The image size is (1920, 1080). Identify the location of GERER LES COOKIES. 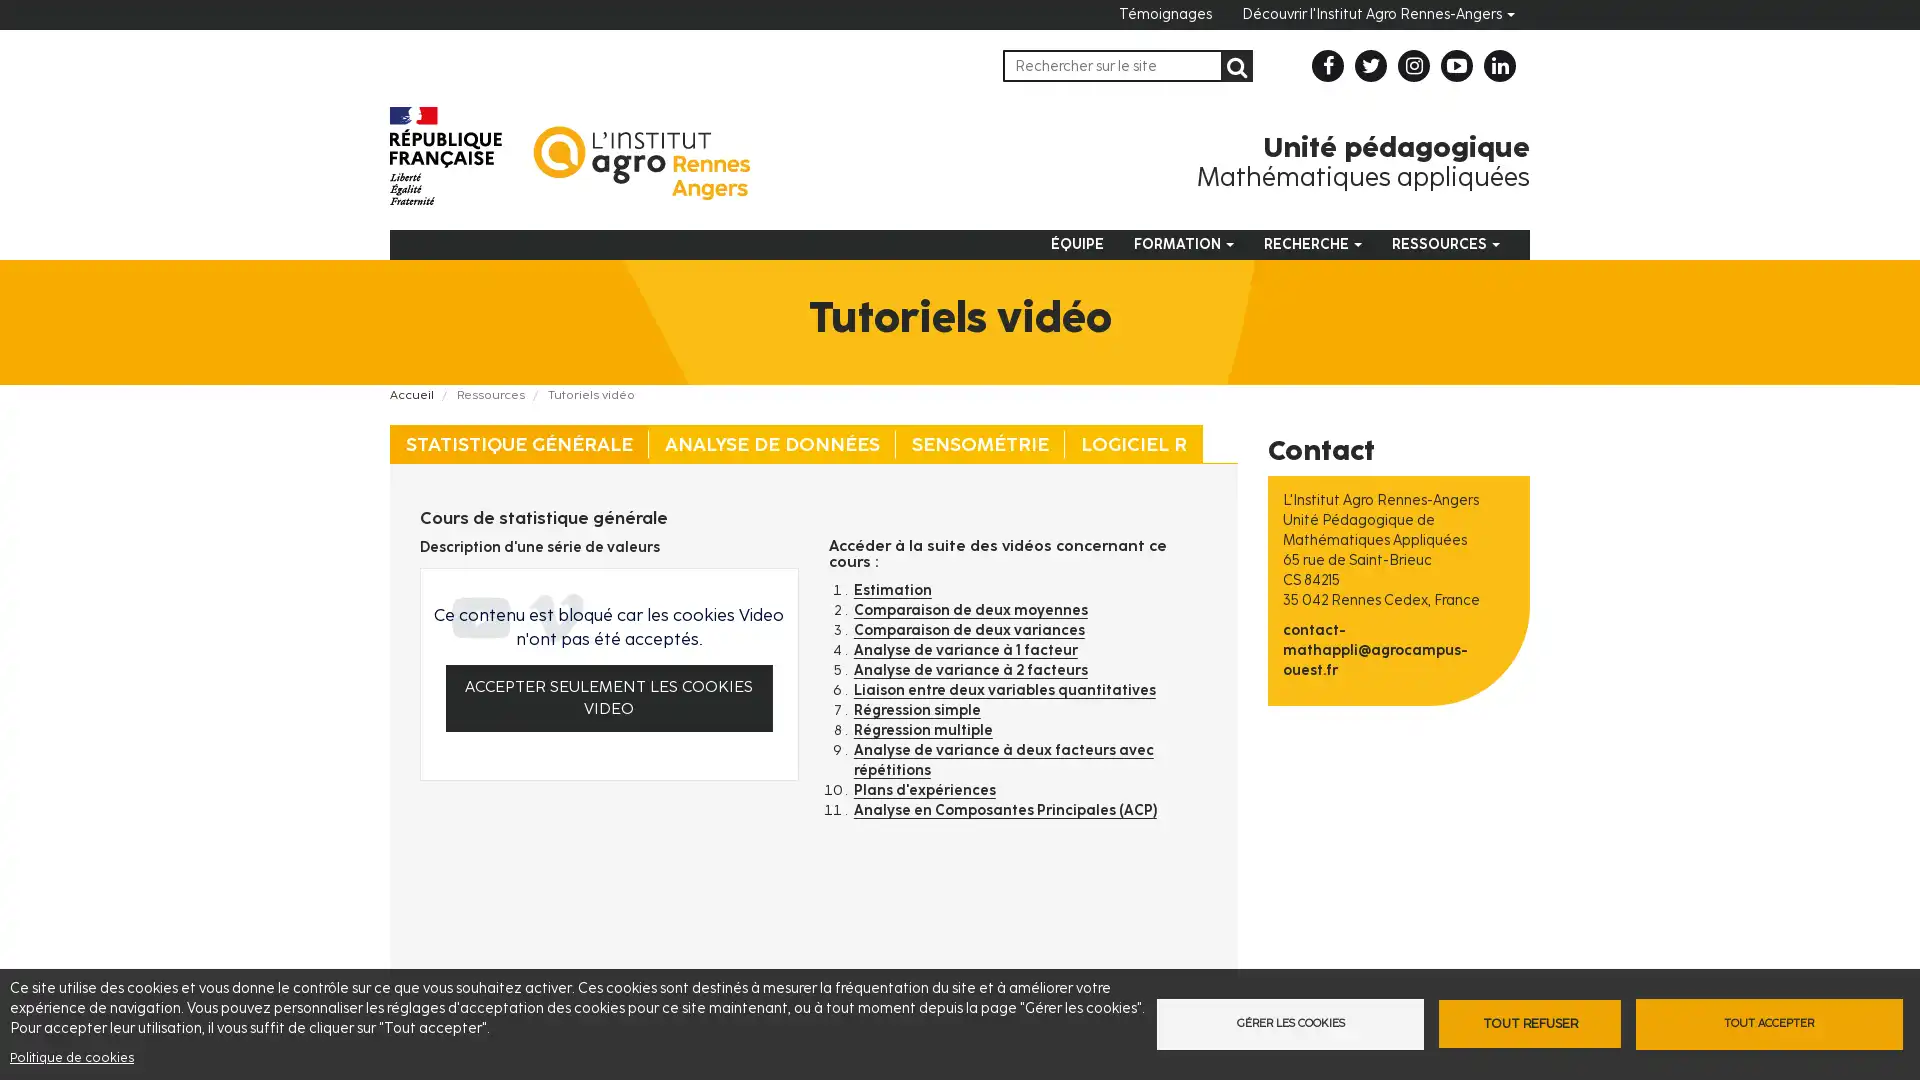
(1286, 1023).